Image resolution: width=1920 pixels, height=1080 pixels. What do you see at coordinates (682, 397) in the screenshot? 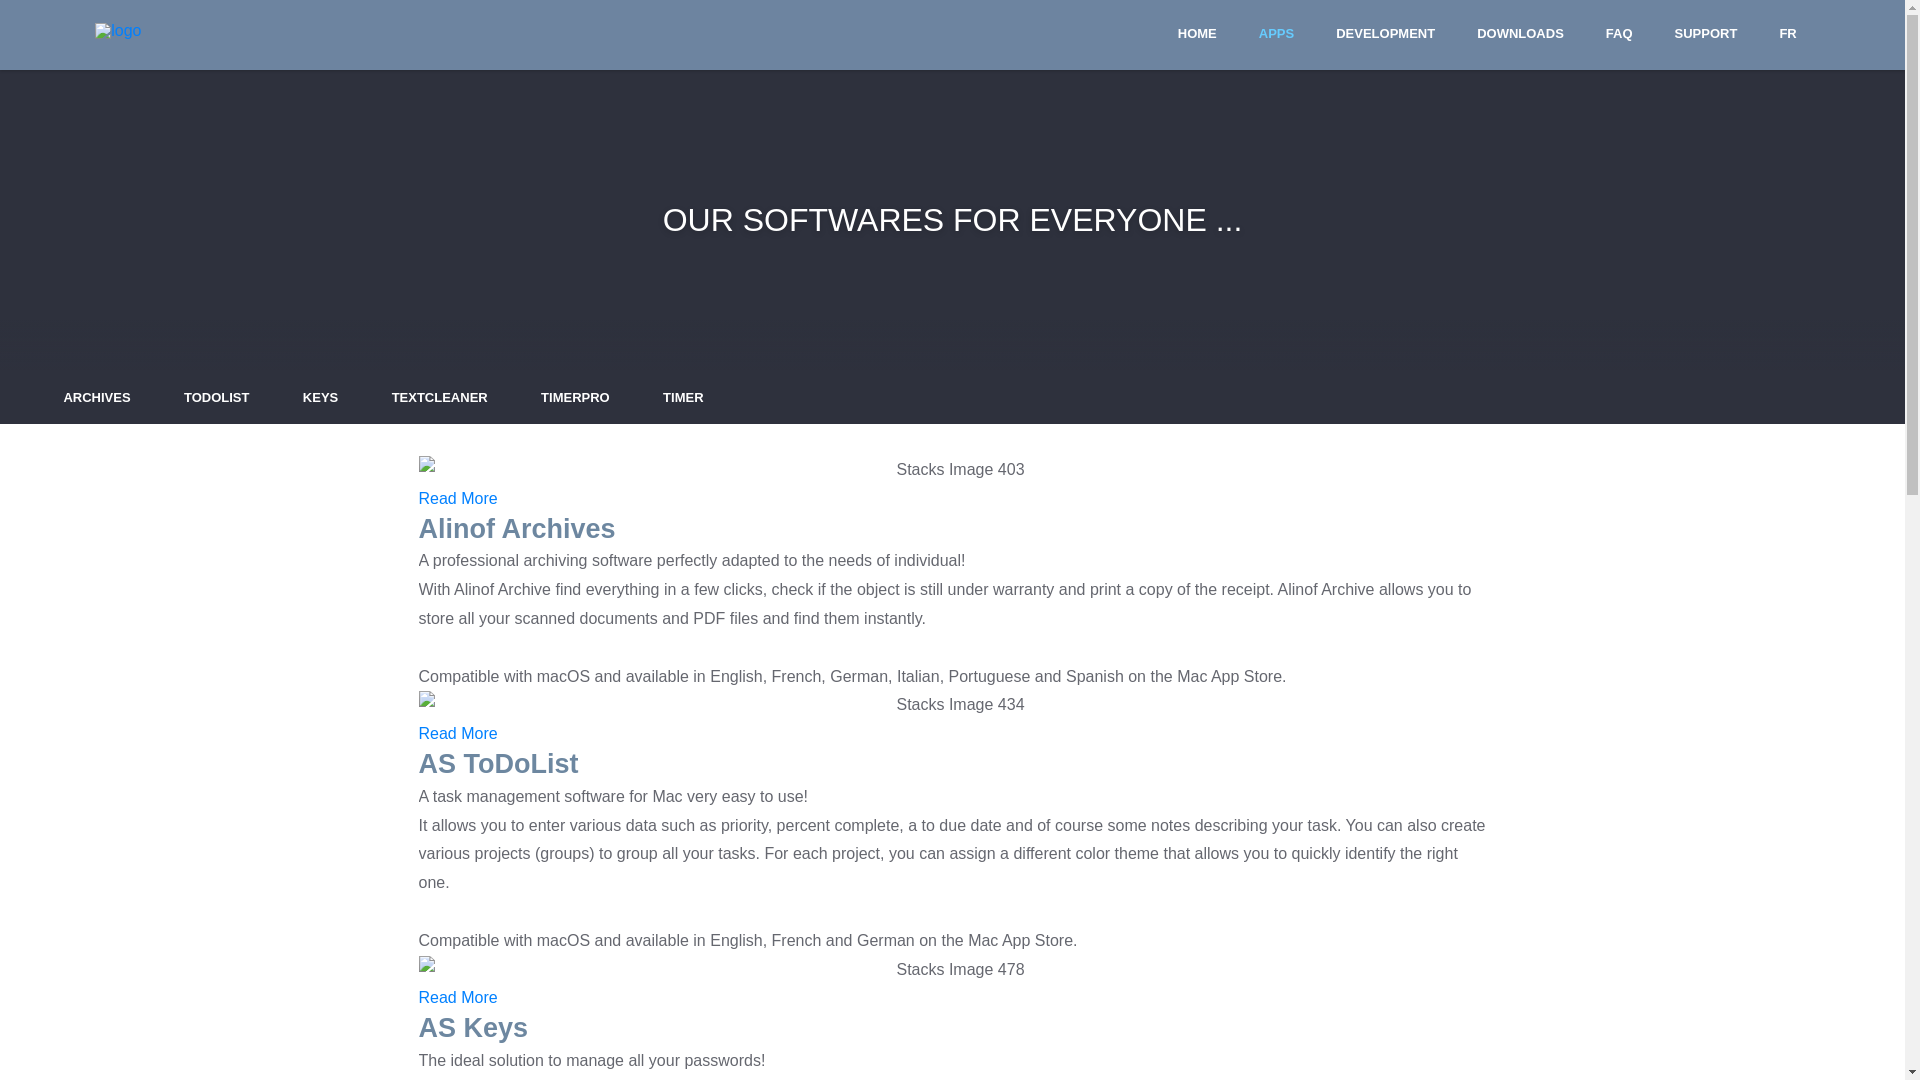
I see `'TIMER'` at bounding box center [682, 397].